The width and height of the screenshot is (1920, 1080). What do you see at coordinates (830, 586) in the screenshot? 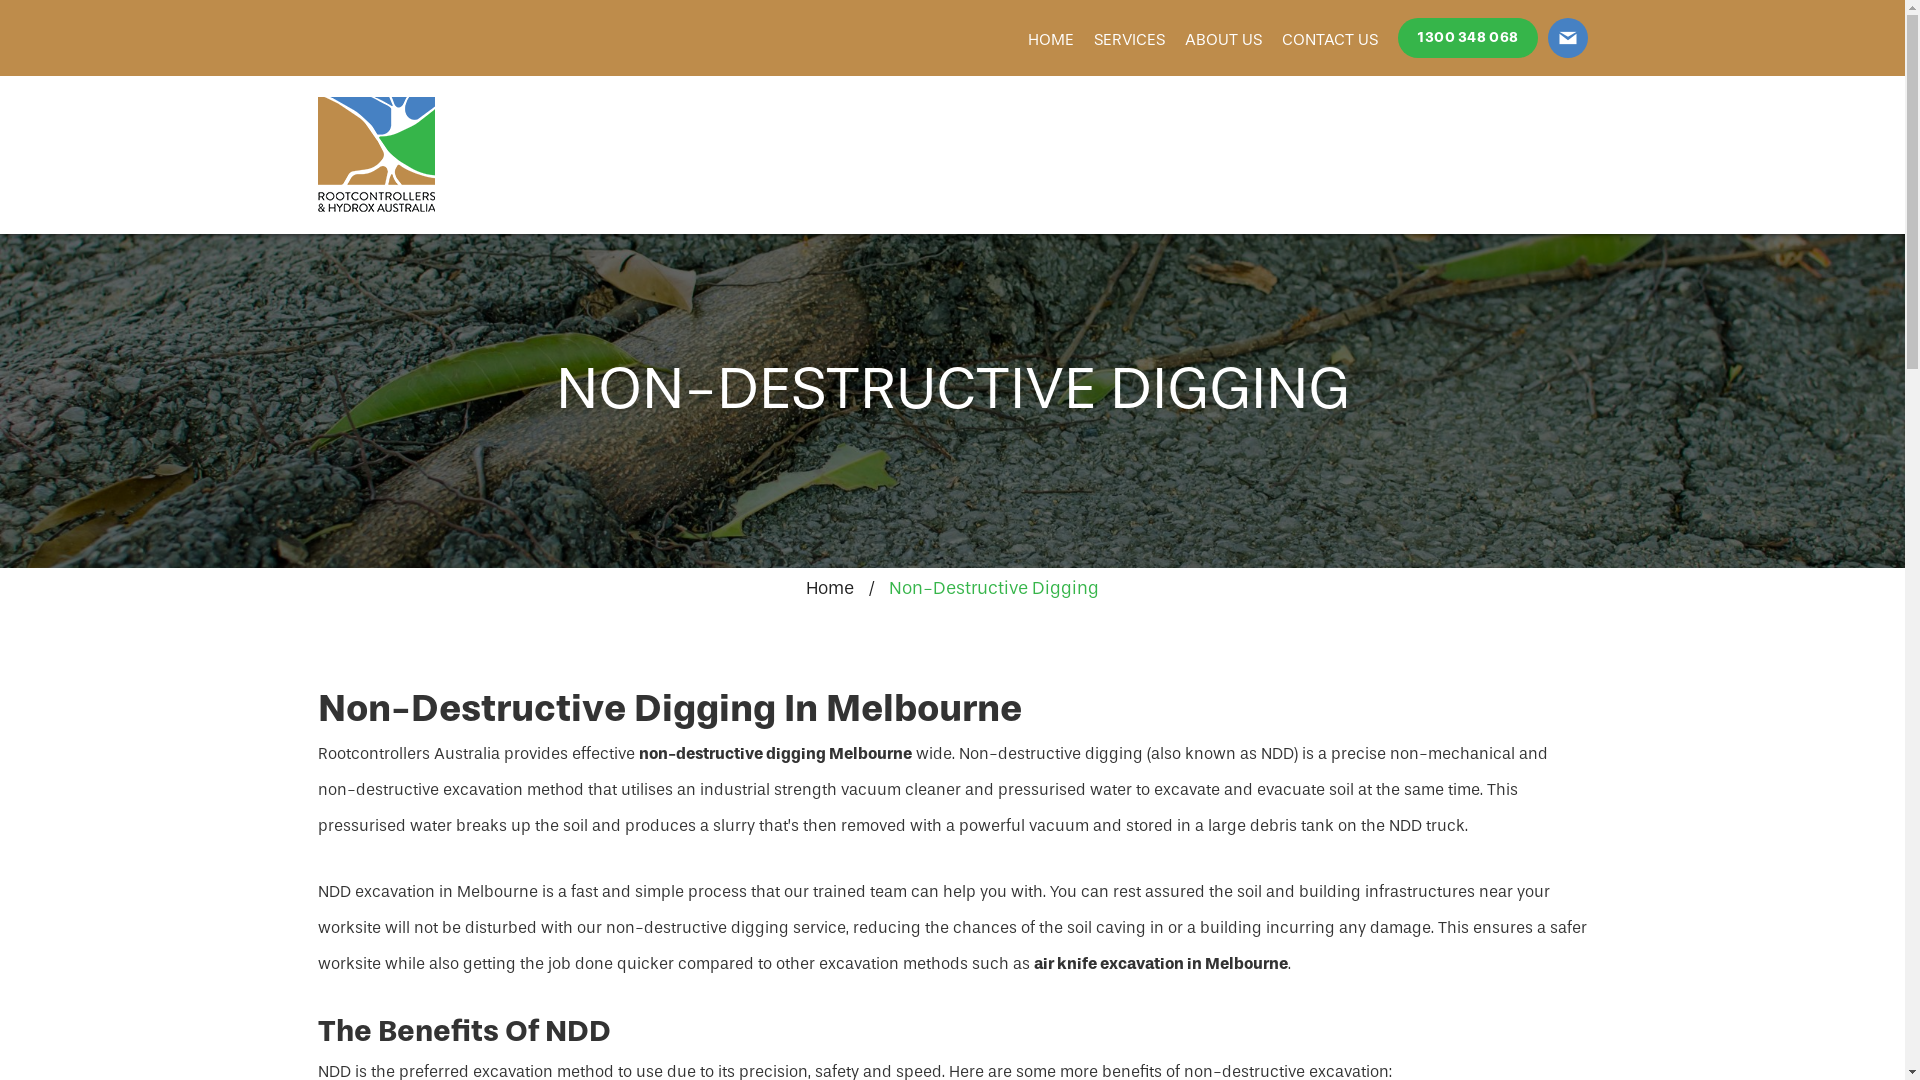
I see `'Home'` at bounding box center [830, 586].